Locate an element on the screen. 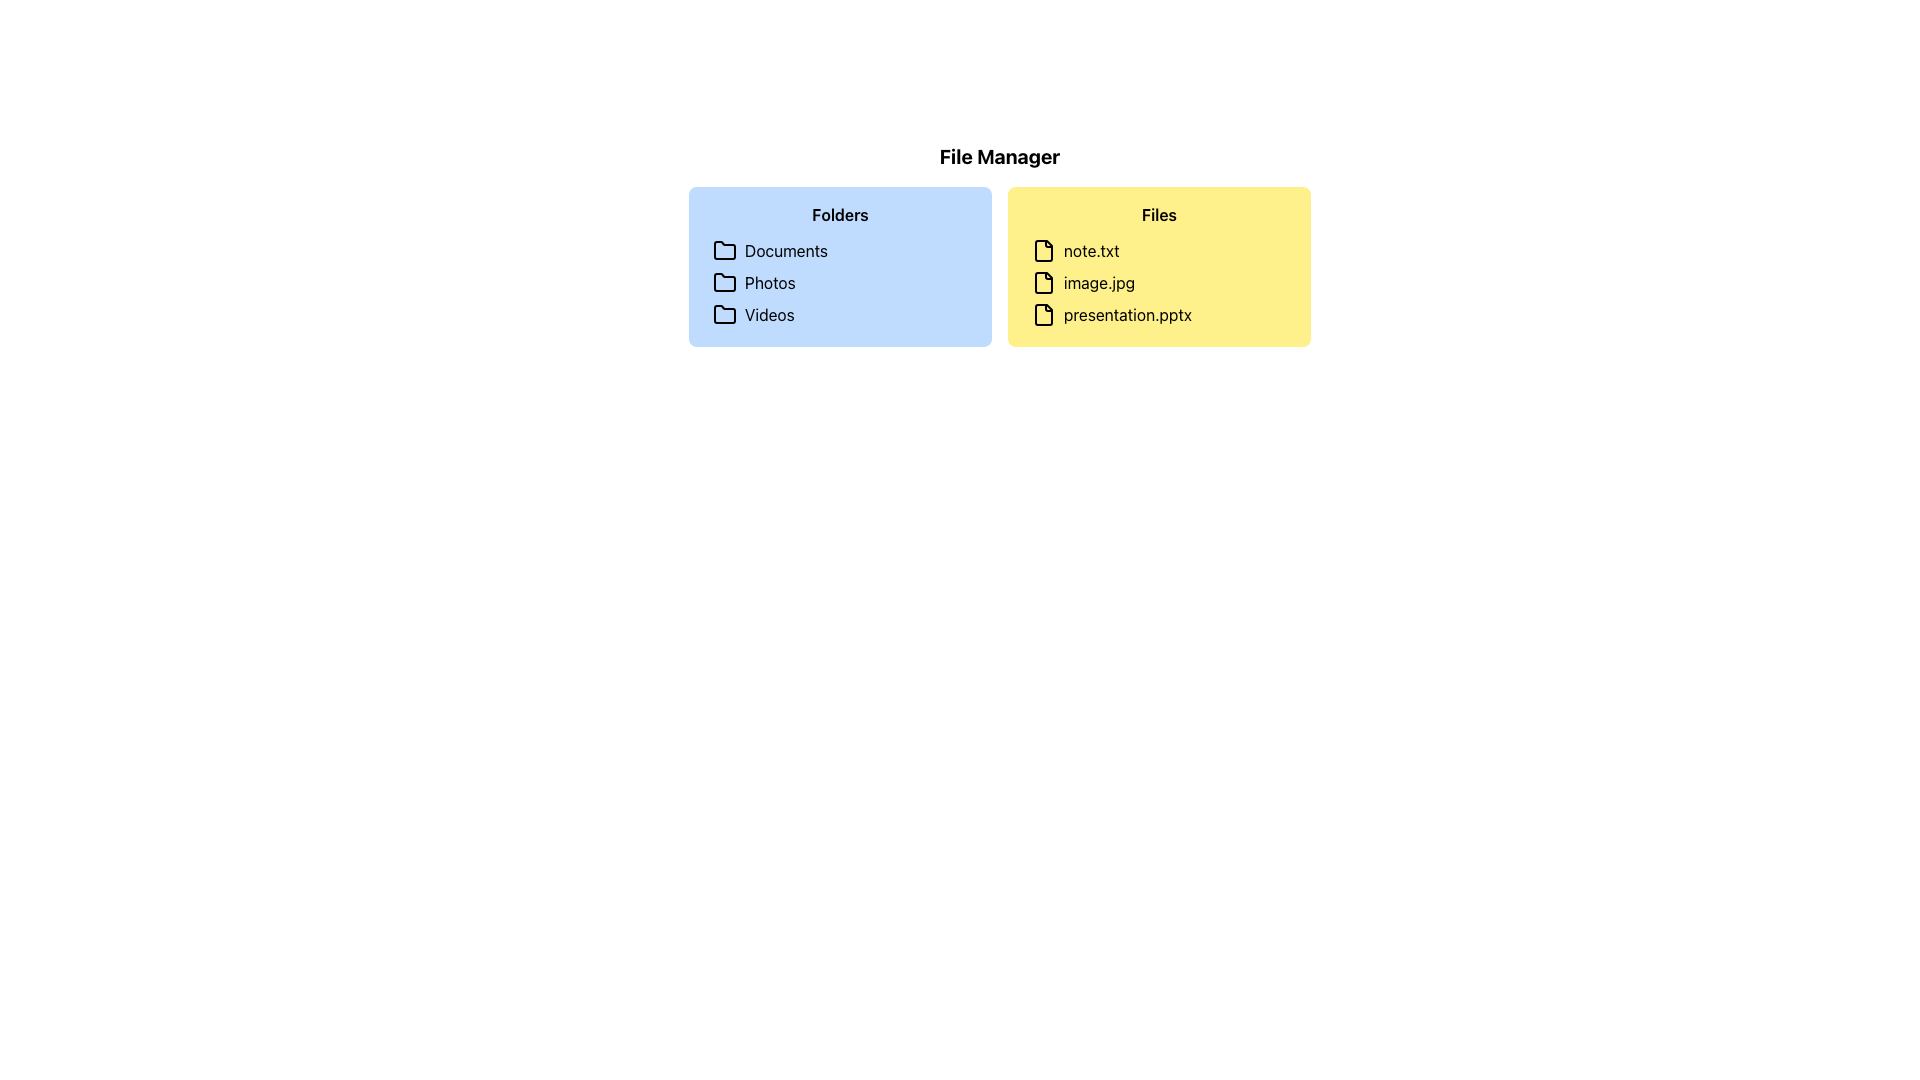  the document icon resembling a sheet with a dog-eared corner, located to the left of the text 'presentation.pptx' is located at coordinates (1042, 315).